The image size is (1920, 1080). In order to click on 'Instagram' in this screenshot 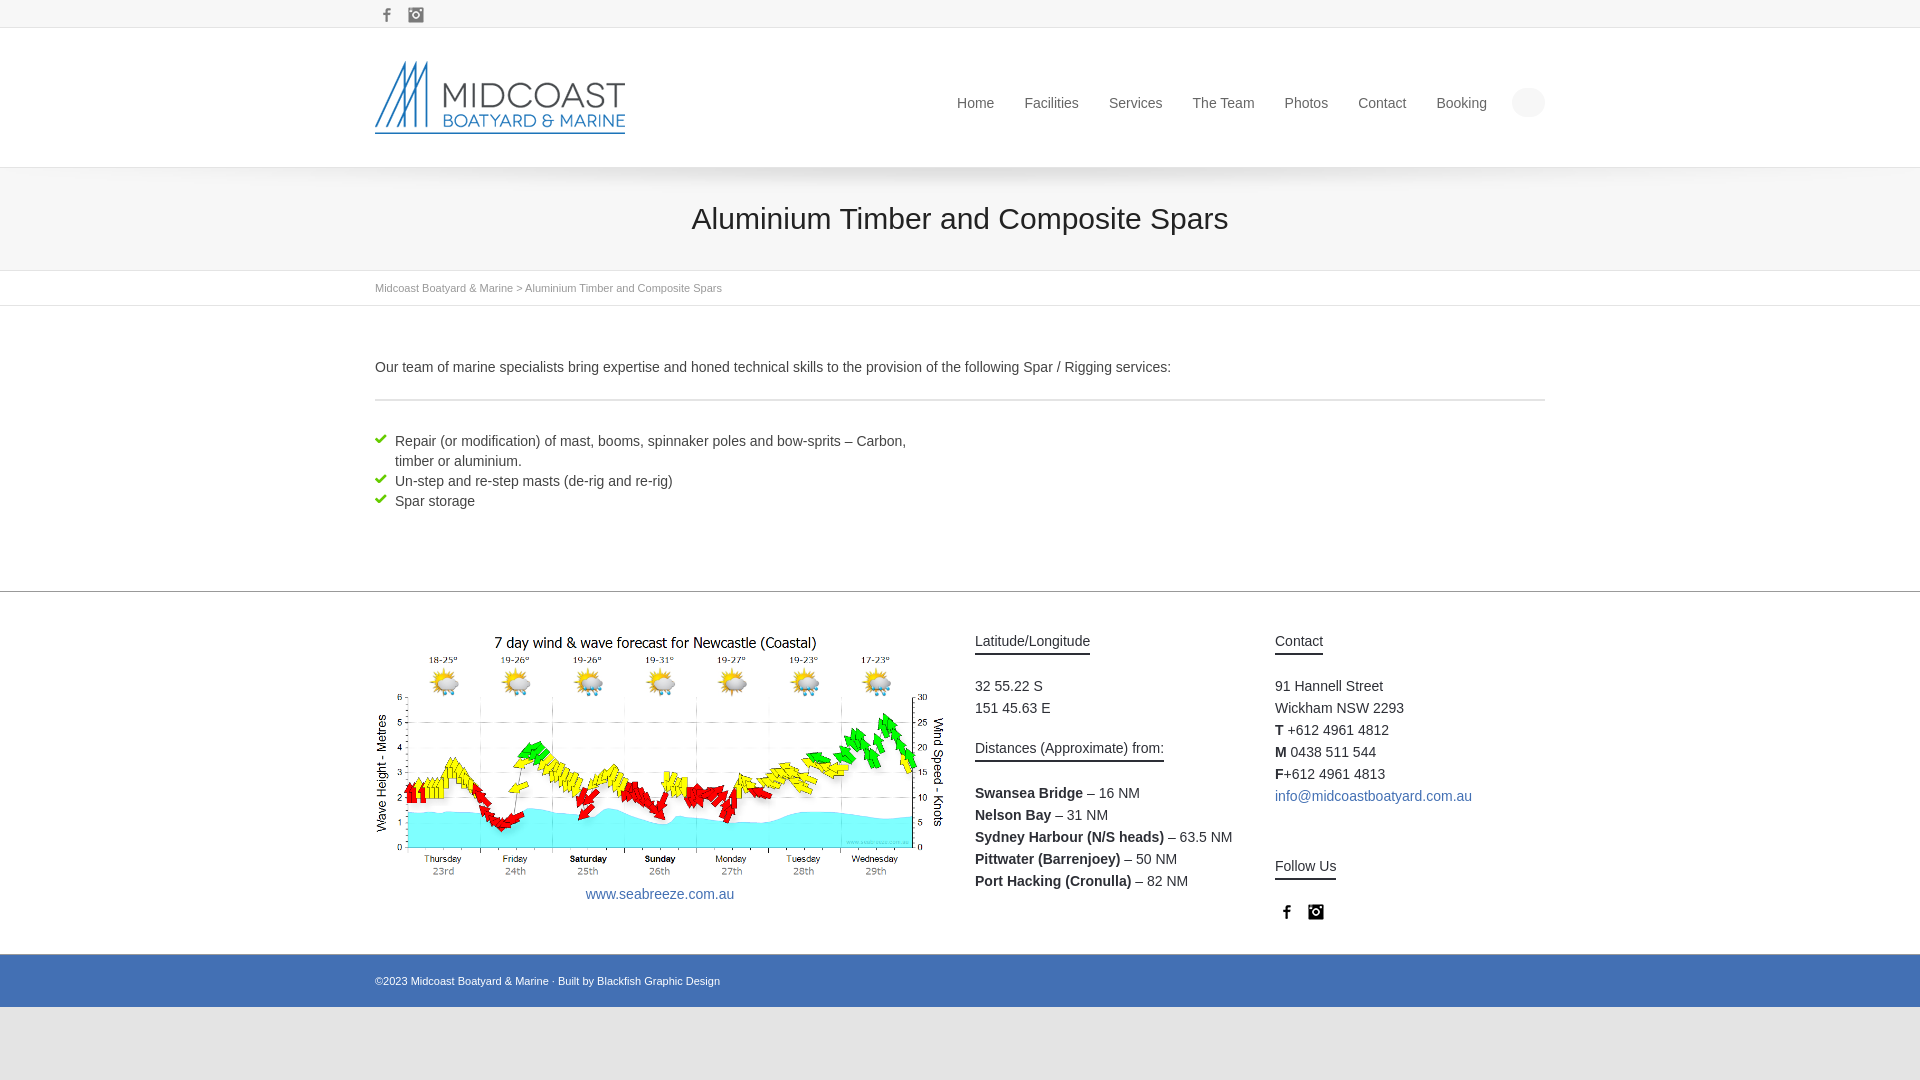, I will do `click(415, 15)`.